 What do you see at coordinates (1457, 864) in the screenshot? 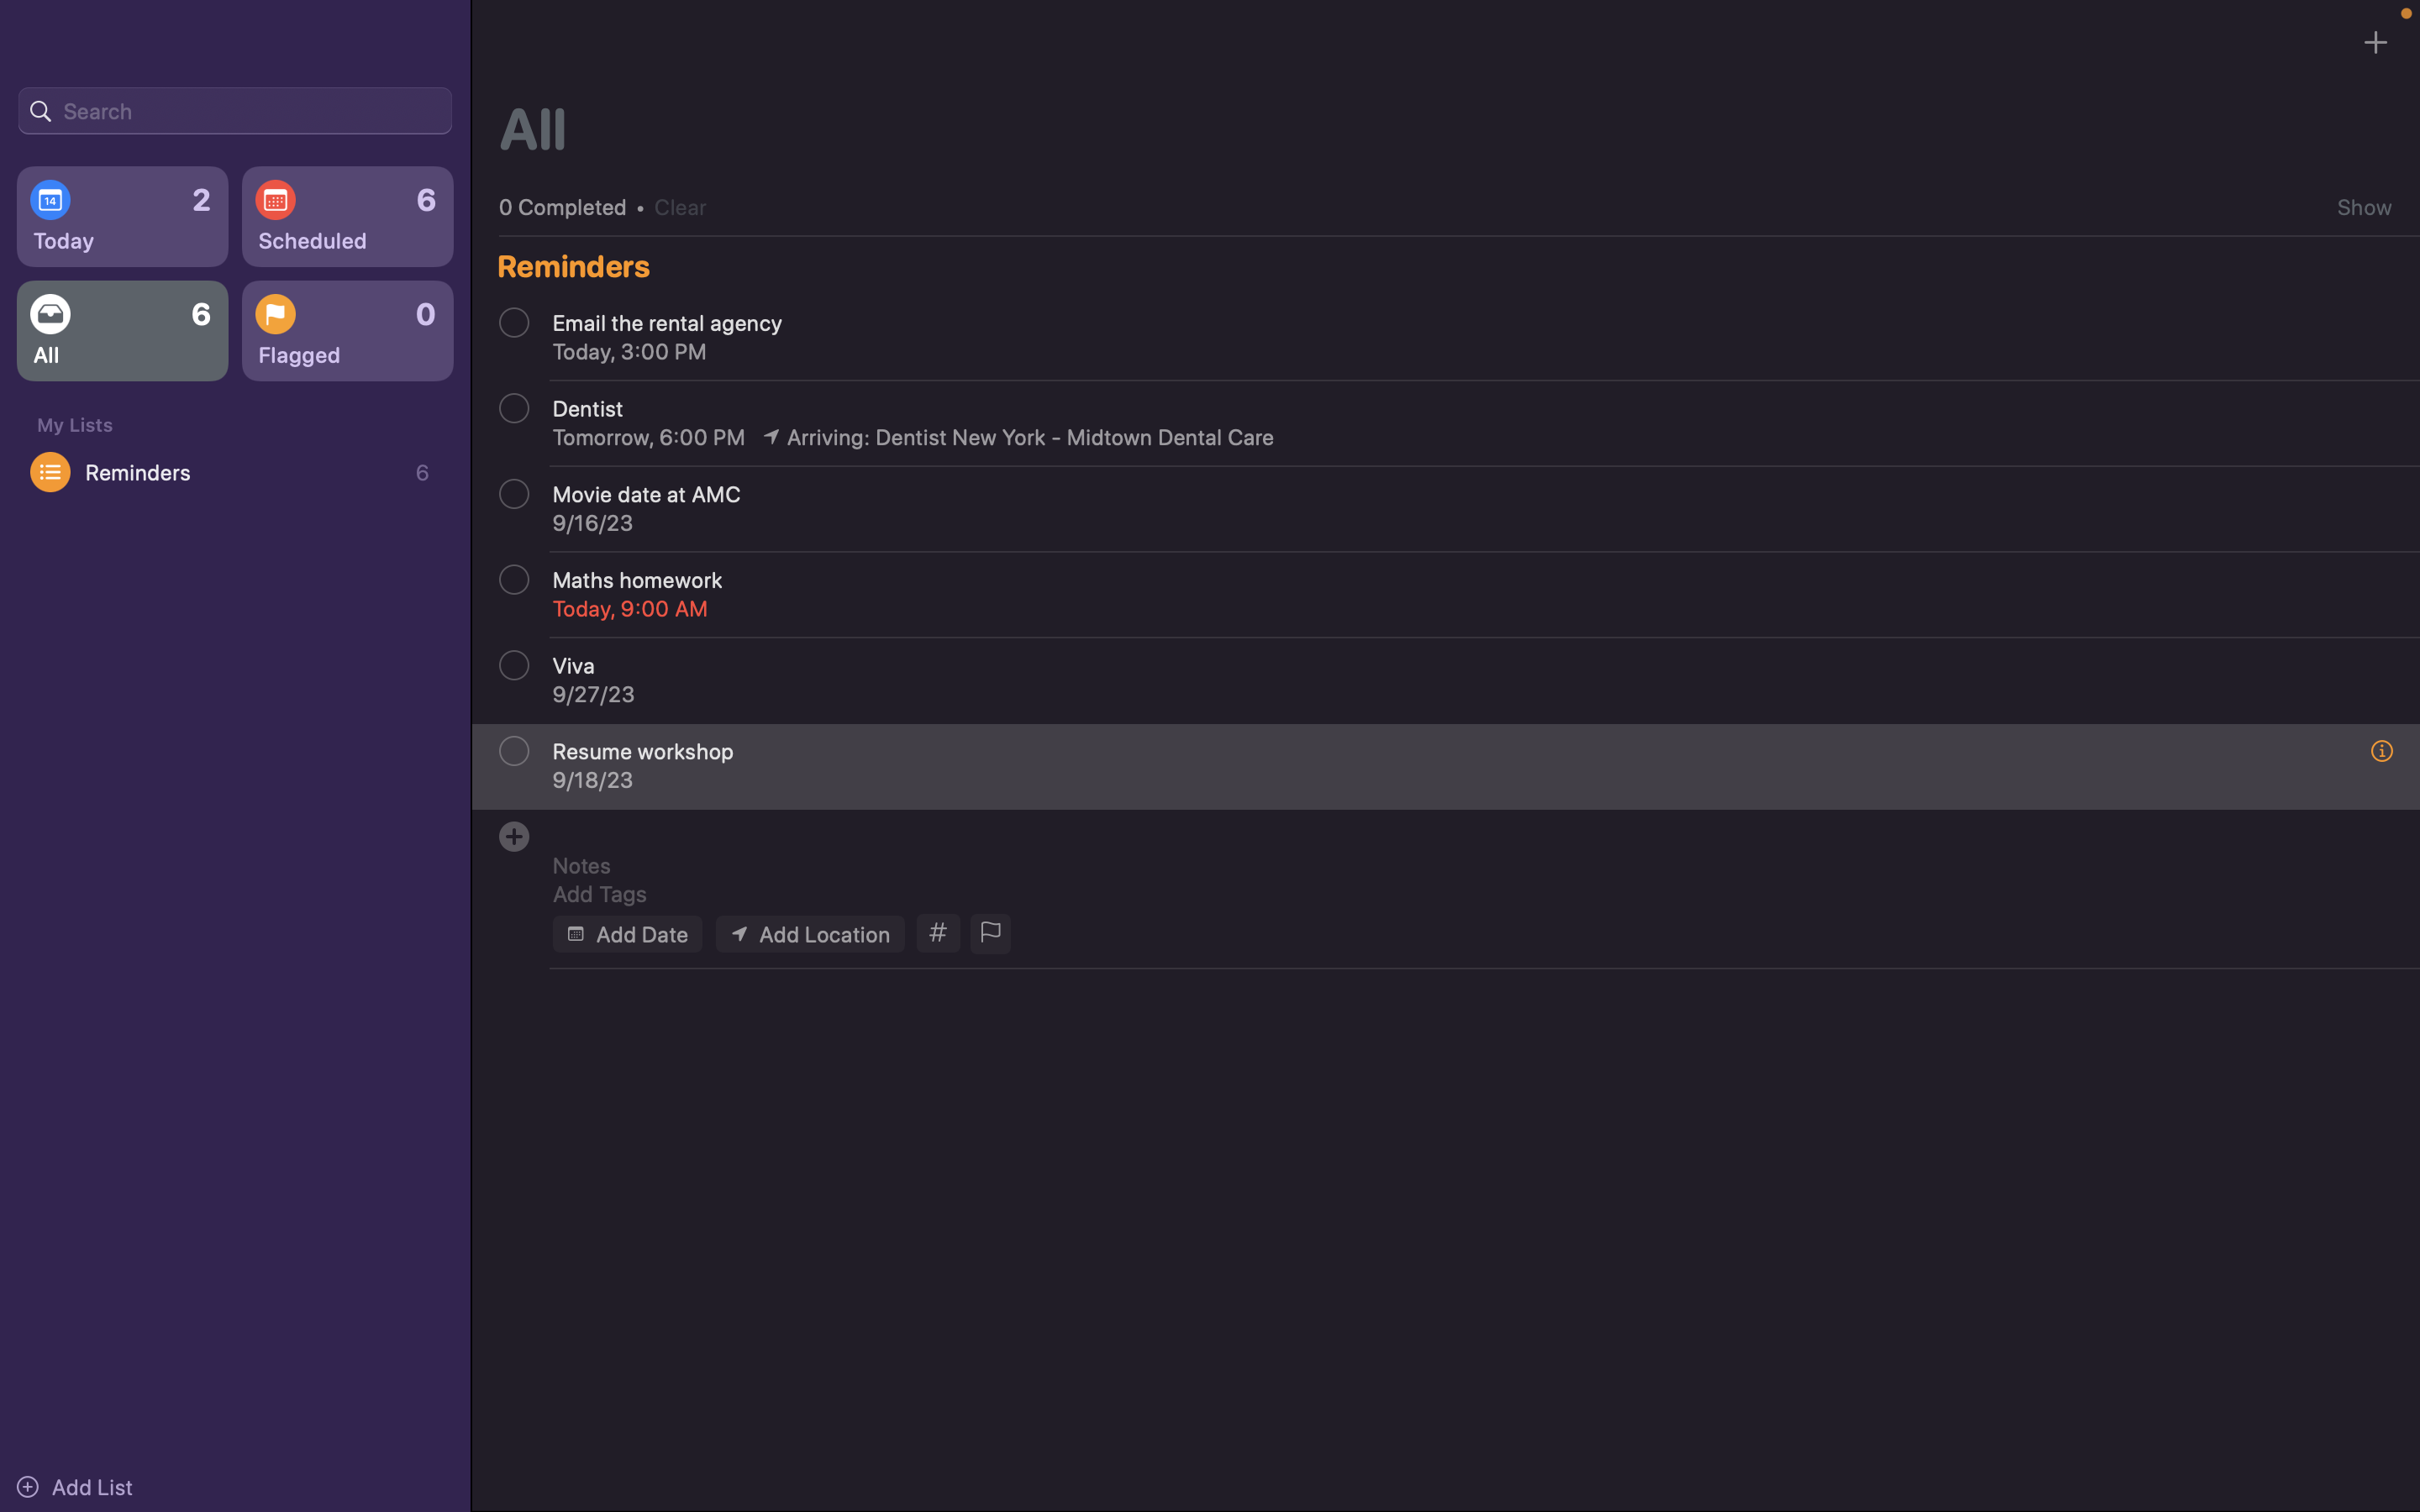
I see `Add note to the event as "bring textbook"` at bounding box center [1457, 864].